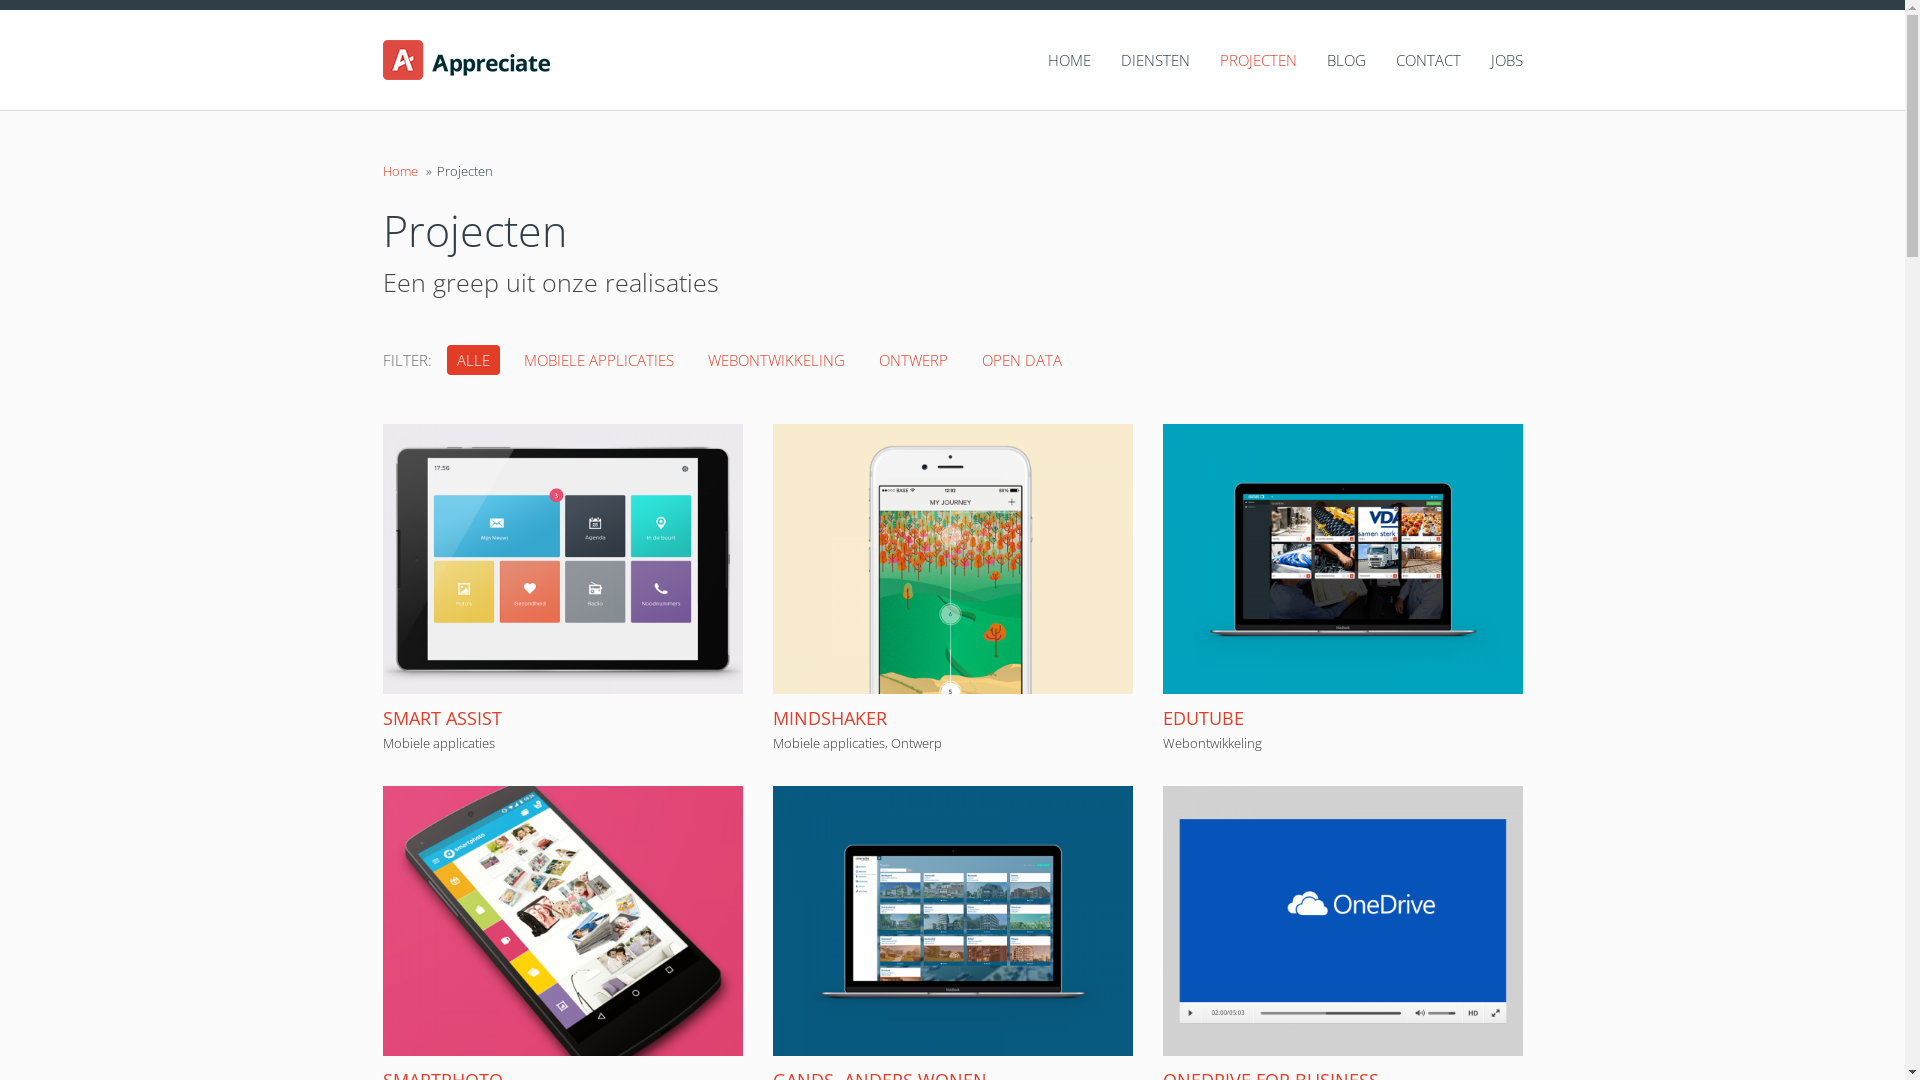  Describe the element at coordinates (1022, 358) in the screenshot. I see `'OPEN DATA'` at that location.